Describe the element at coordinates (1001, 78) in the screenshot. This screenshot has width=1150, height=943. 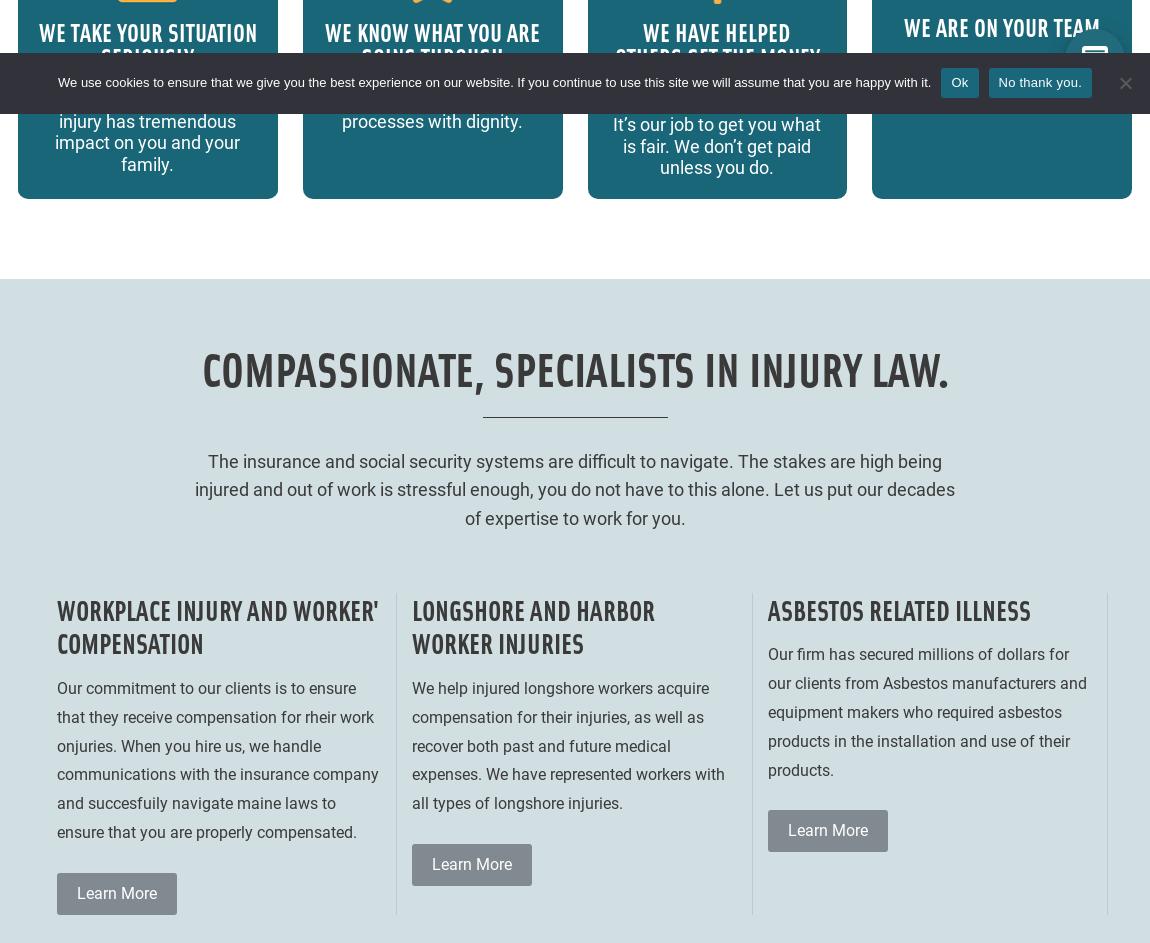
I see `'We work tirelessly to fight for your rights.'` at that location.